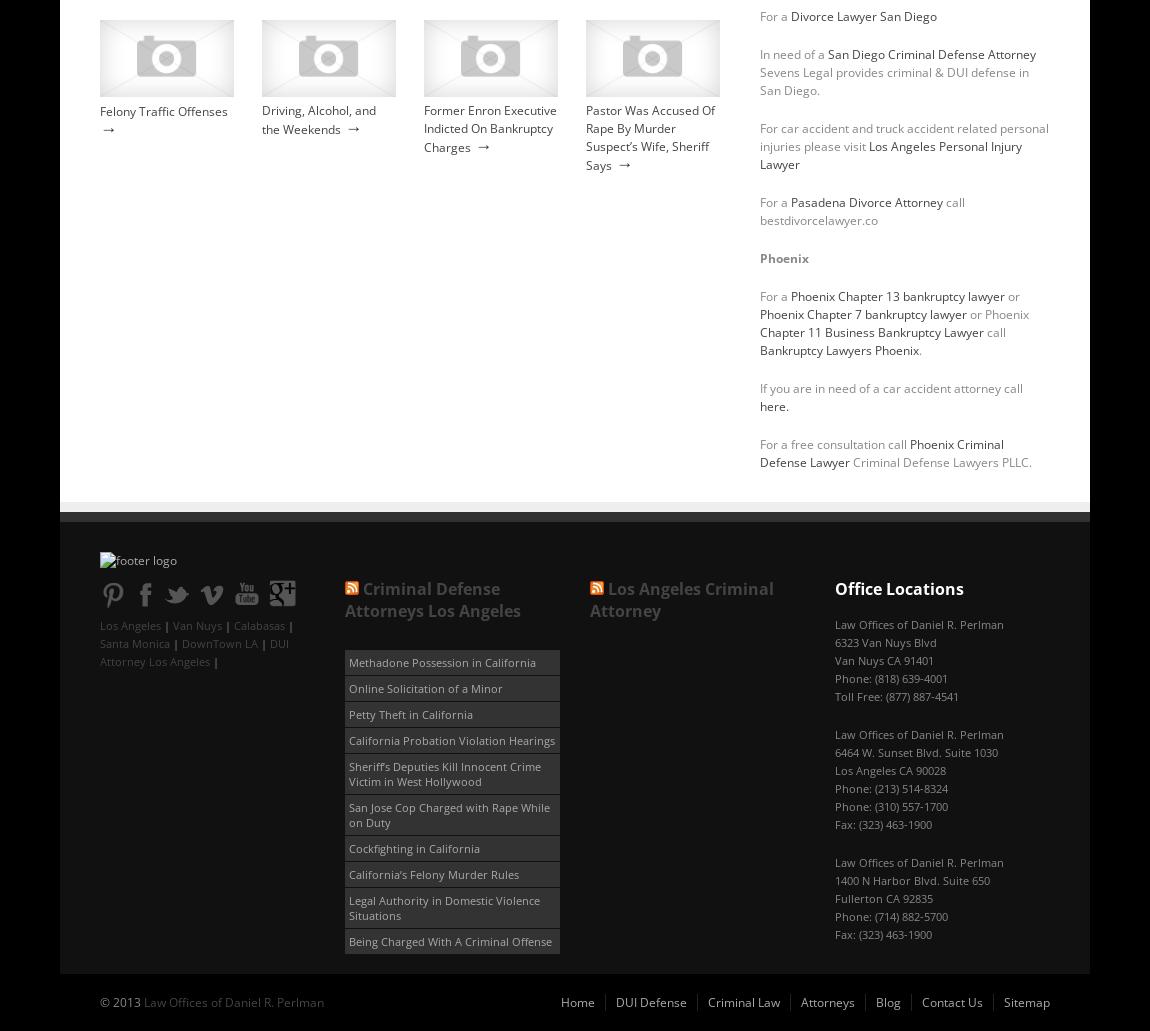 The image size is (1150, 1031). I want to click on 'Phoenix Chapter 13 bankruptcy lawyer', so click(898, 296).